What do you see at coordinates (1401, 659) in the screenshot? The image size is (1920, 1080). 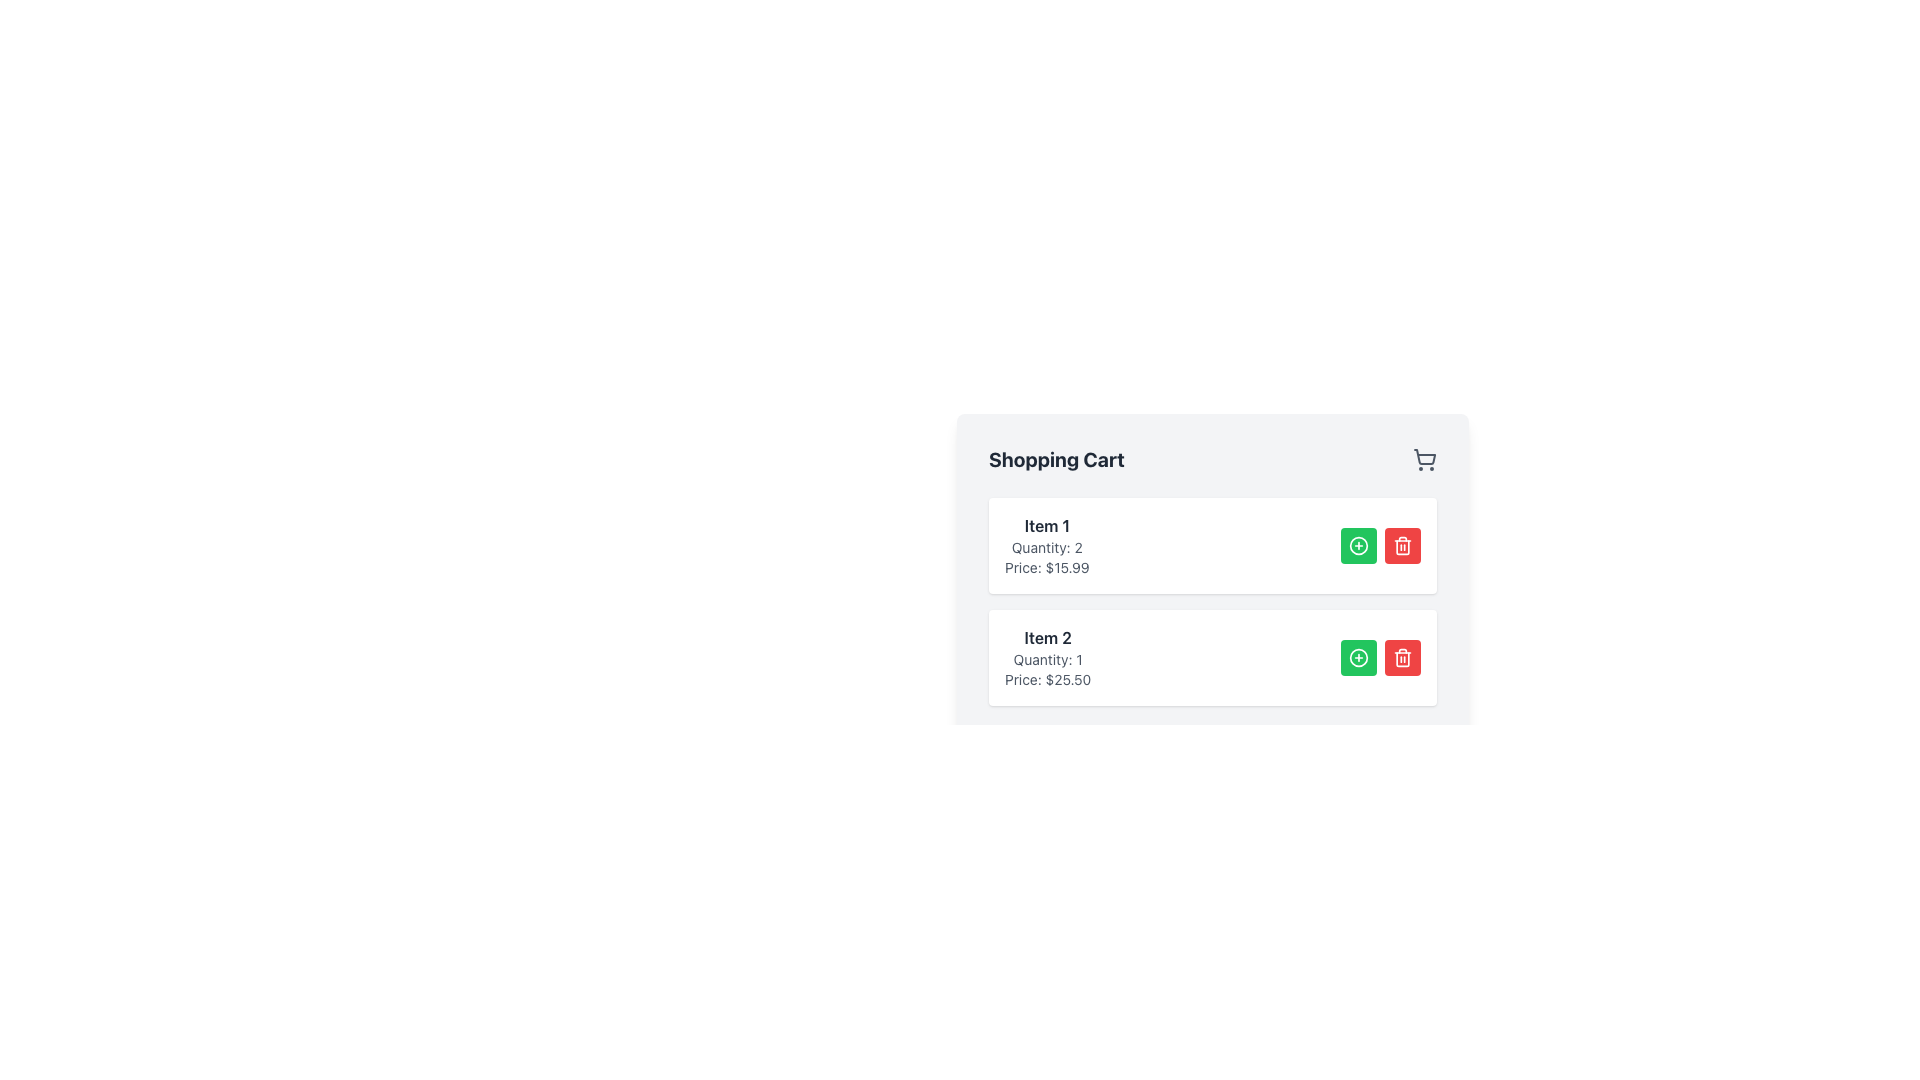 I see `the trash can icon, which is the central body component of the trash can in the right column of the shopping cart interface` at bounding box center [1401, 659].